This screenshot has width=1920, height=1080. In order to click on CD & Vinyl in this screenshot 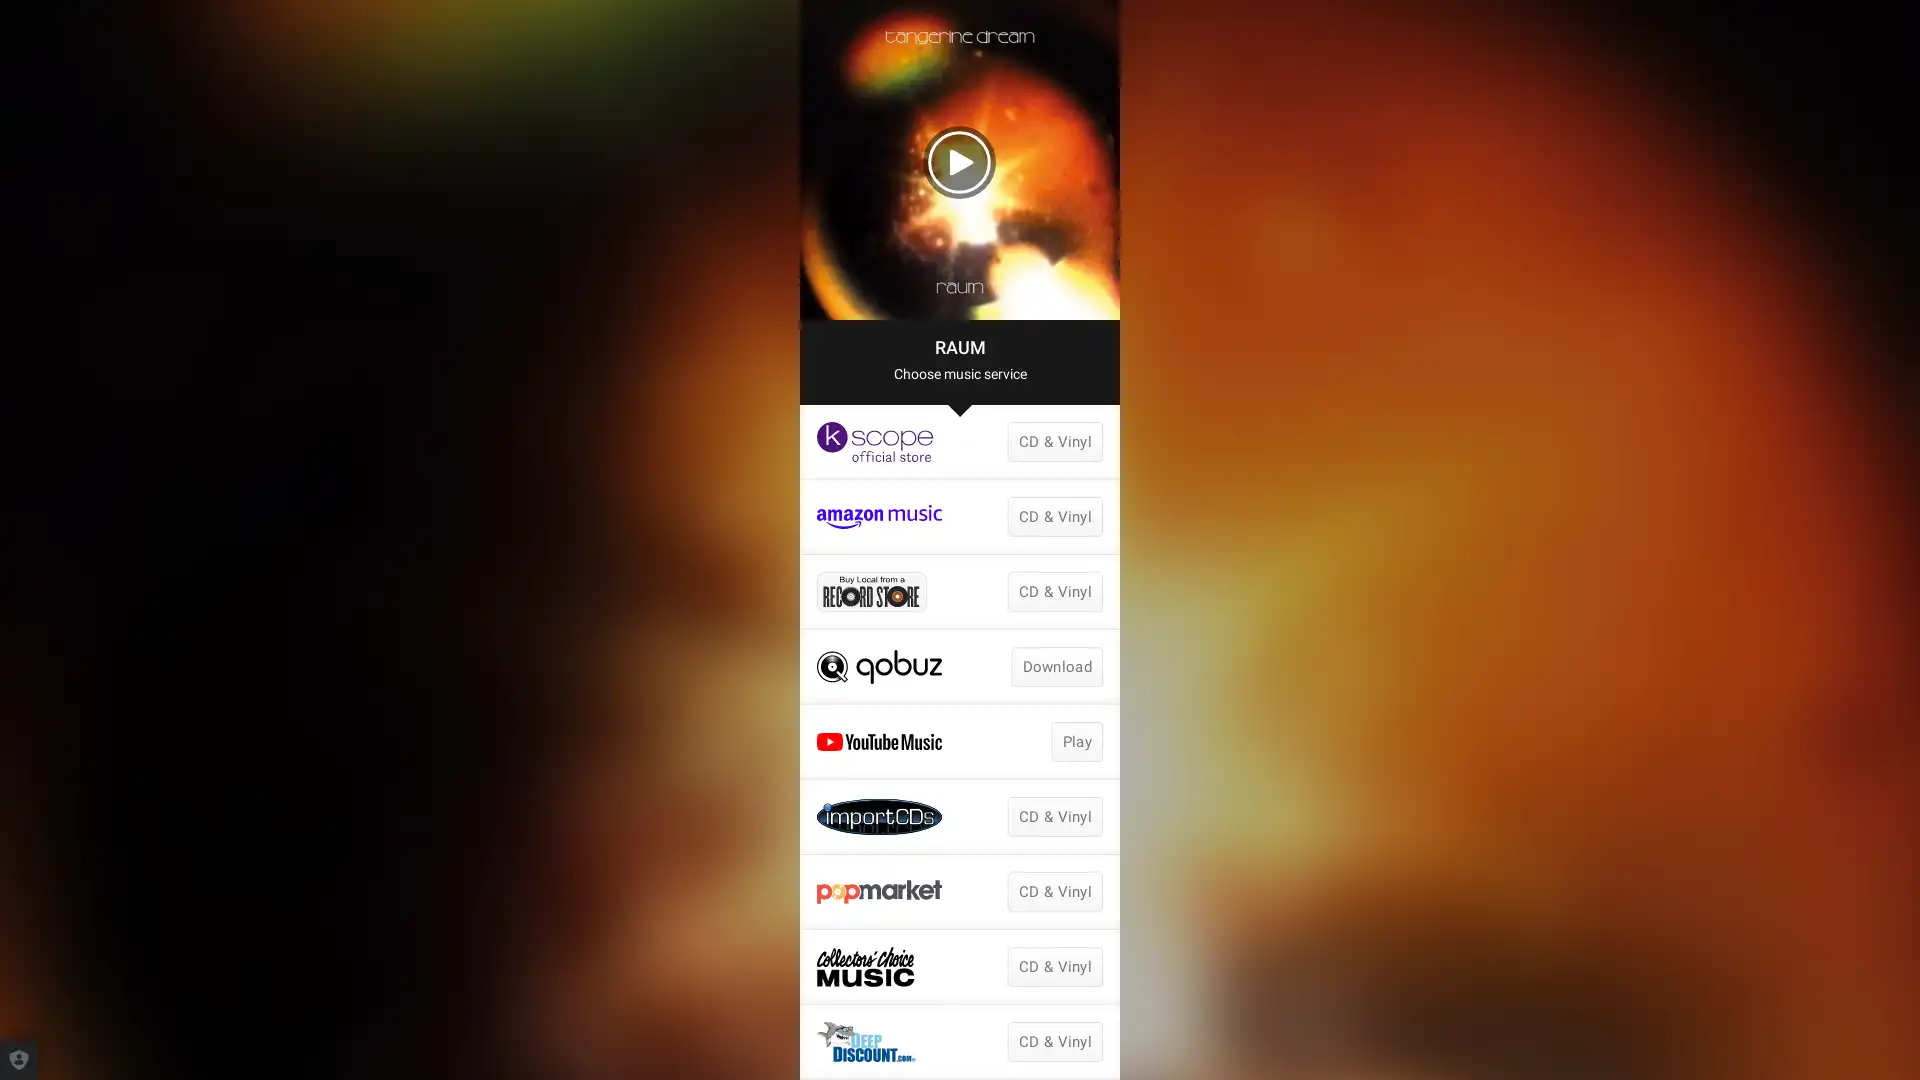, I will do `click(1054, 515)`.